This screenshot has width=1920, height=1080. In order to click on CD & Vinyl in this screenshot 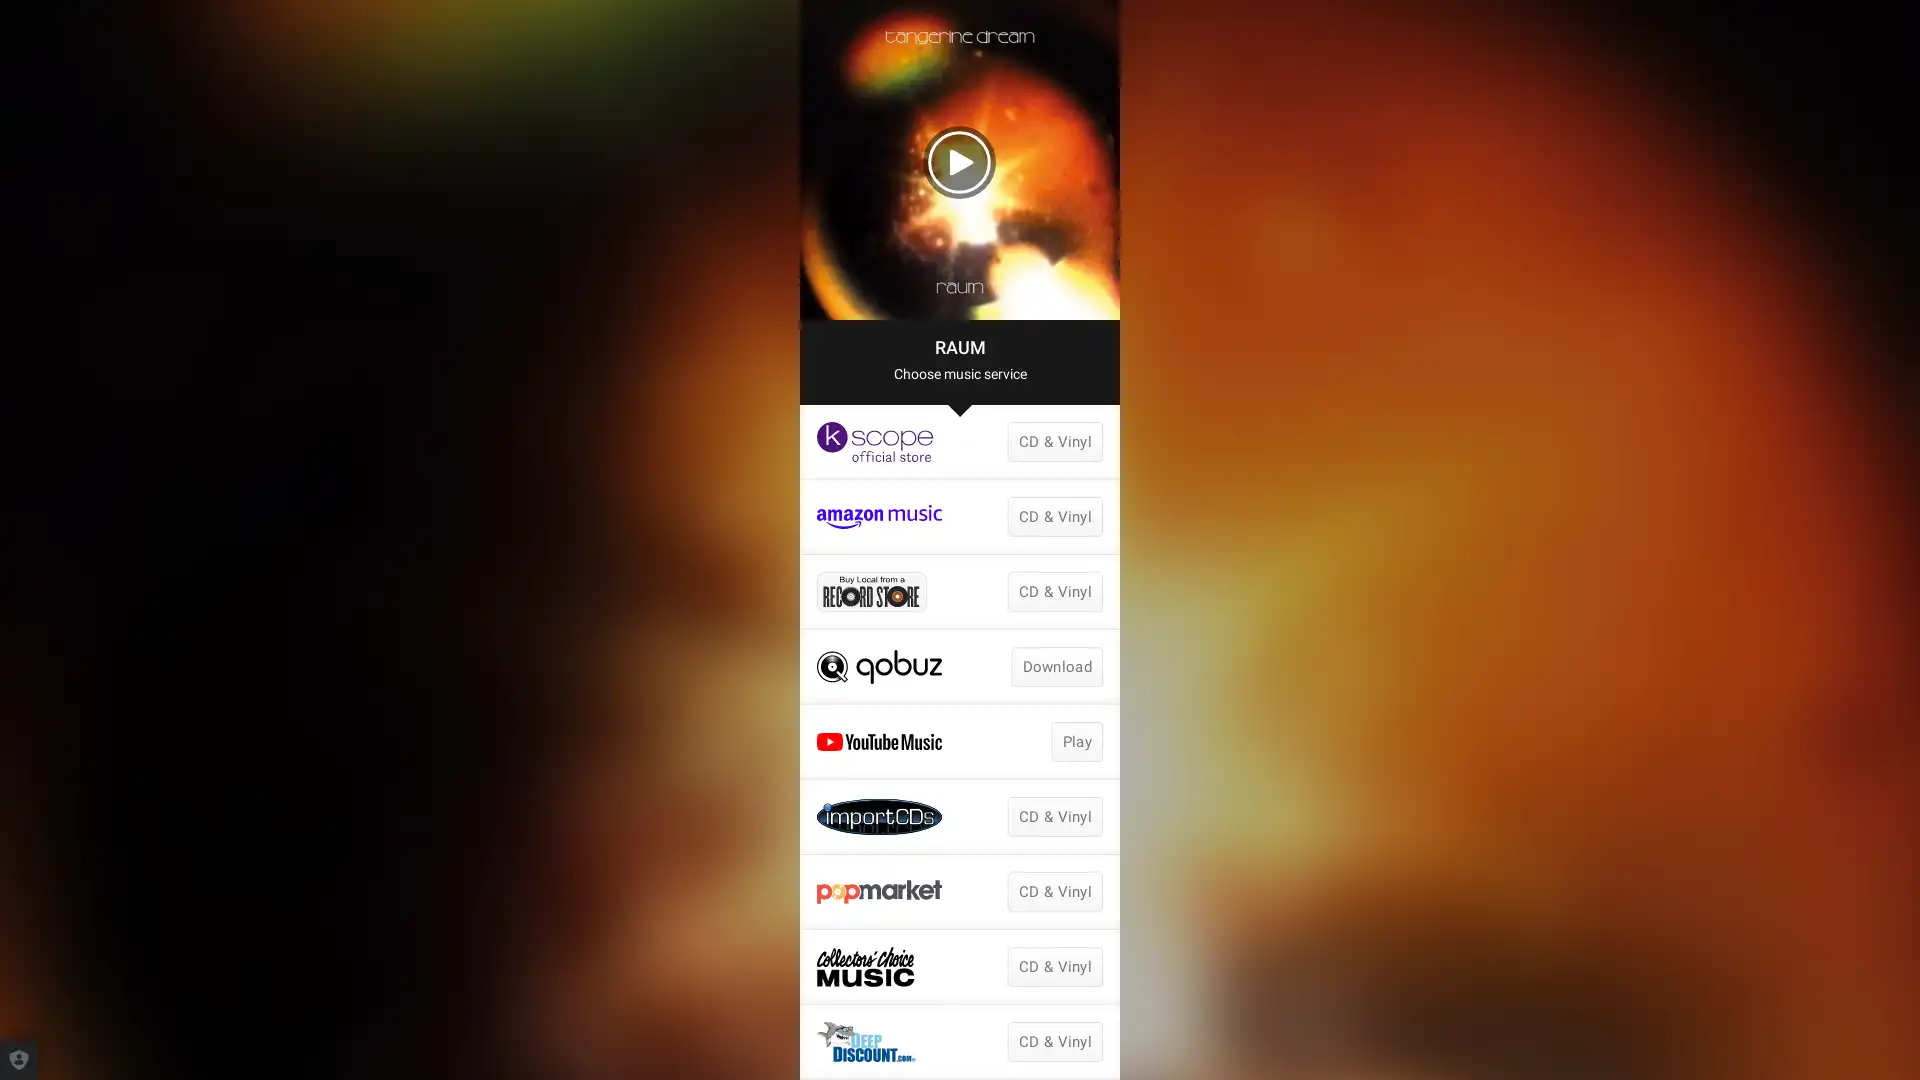, I will do `click(1054, 515)`.